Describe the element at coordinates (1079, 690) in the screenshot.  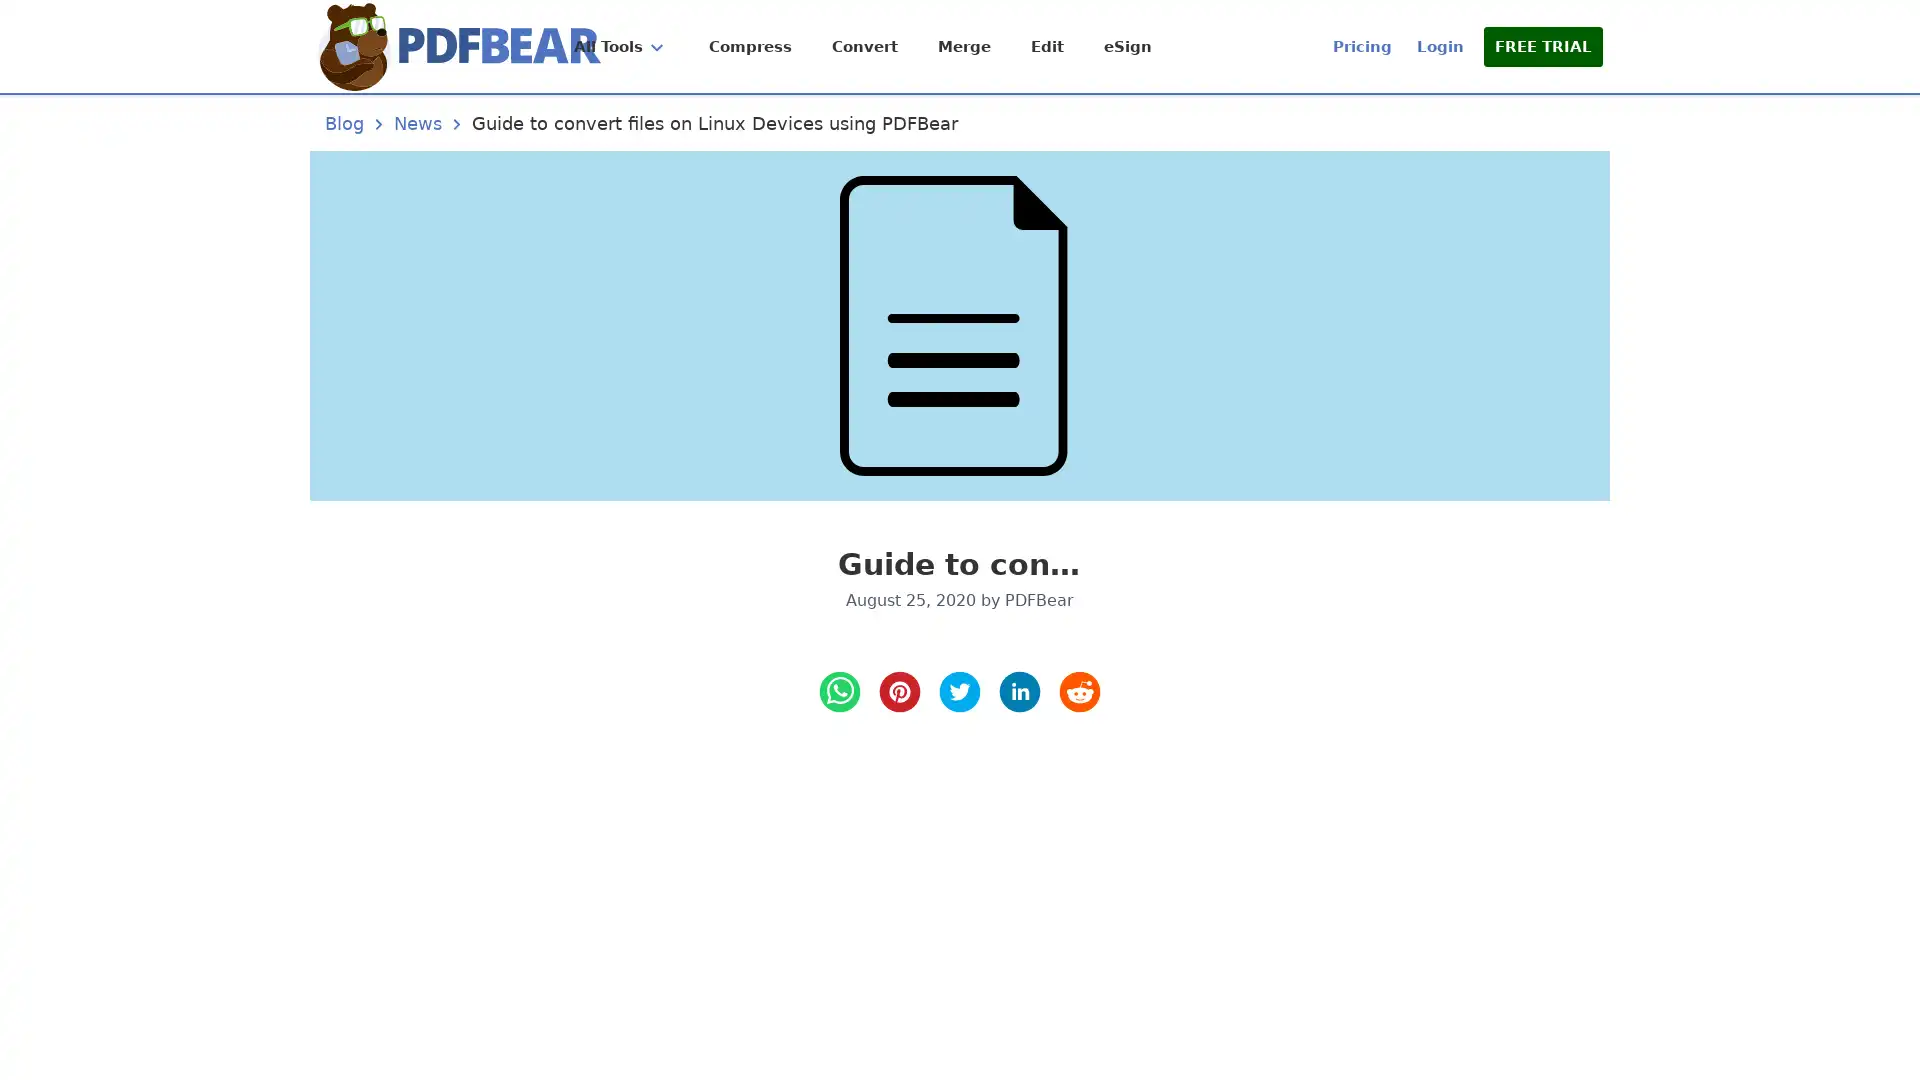
I see `reddit` at that location.